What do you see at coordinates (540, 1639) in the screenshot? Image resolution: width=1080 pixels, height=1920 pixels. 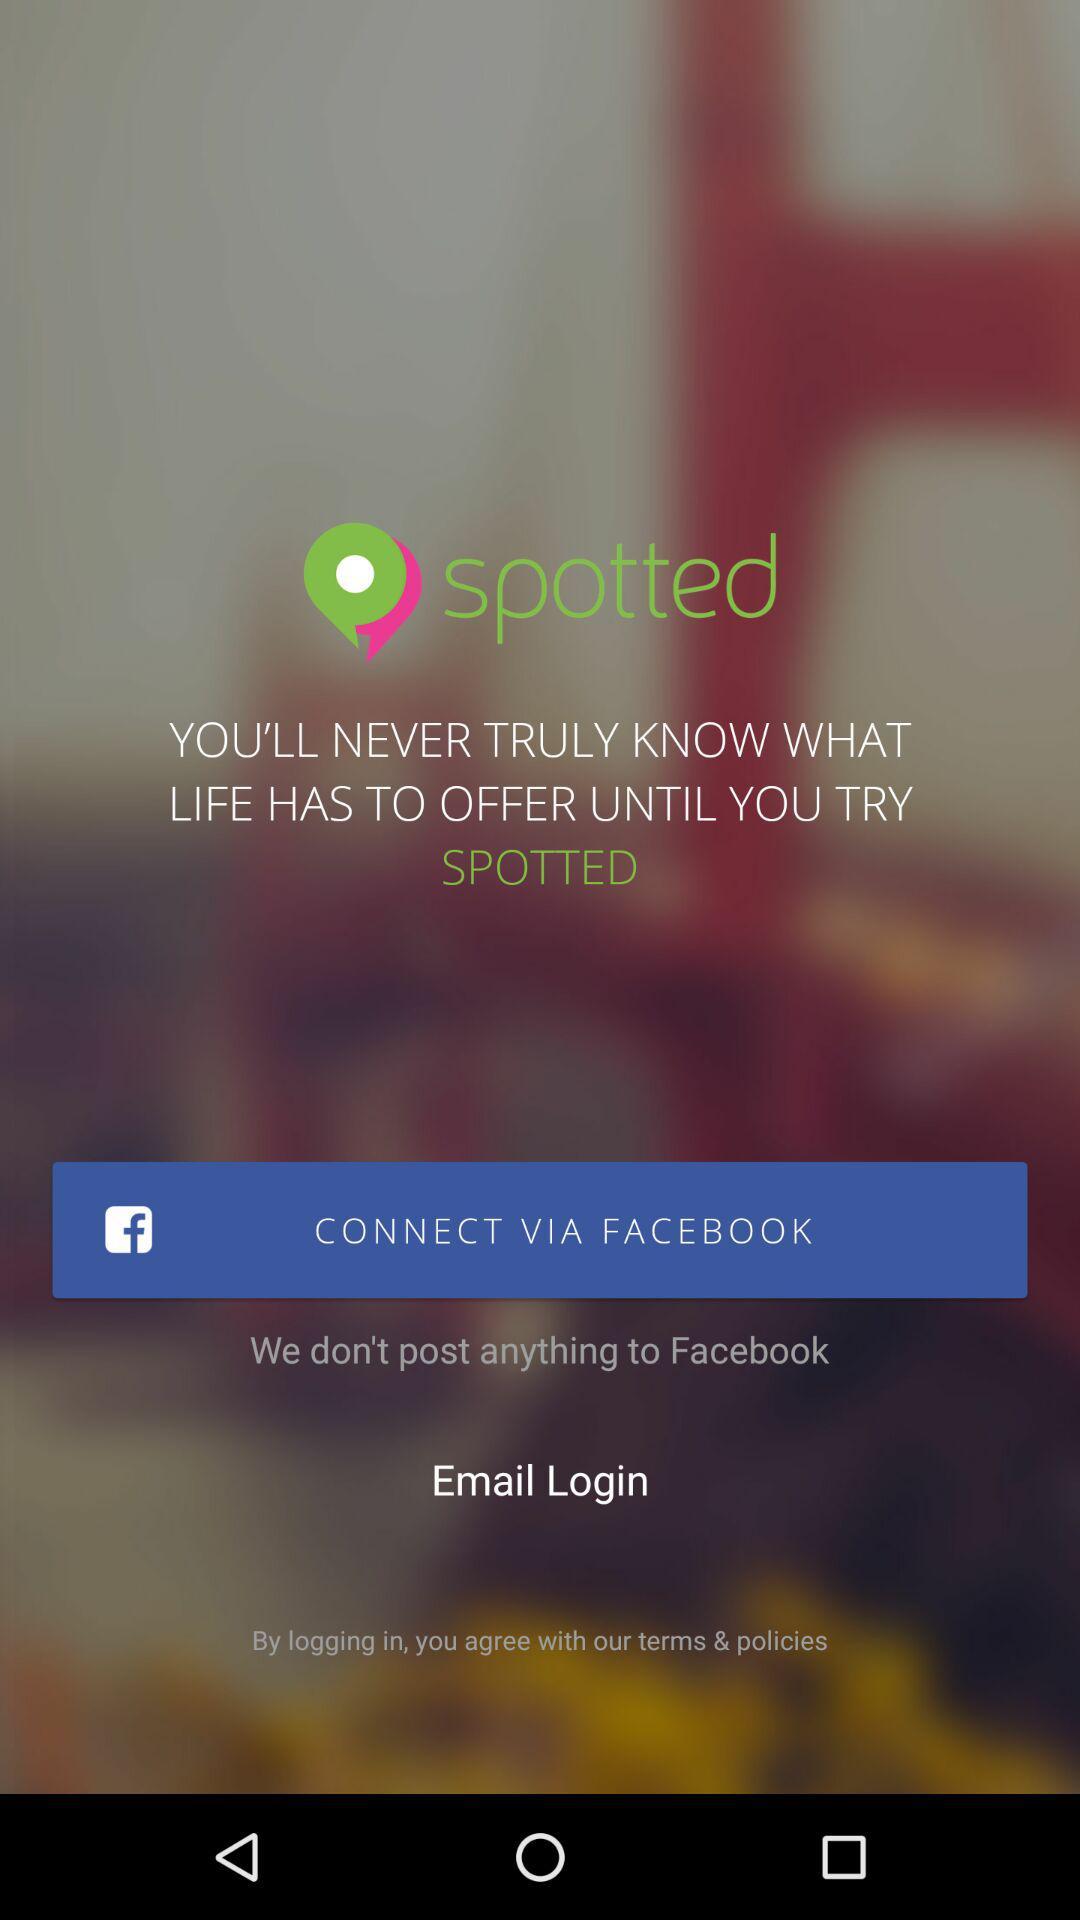 I see `the by logging in icon` at bounding box center [540, 1639].